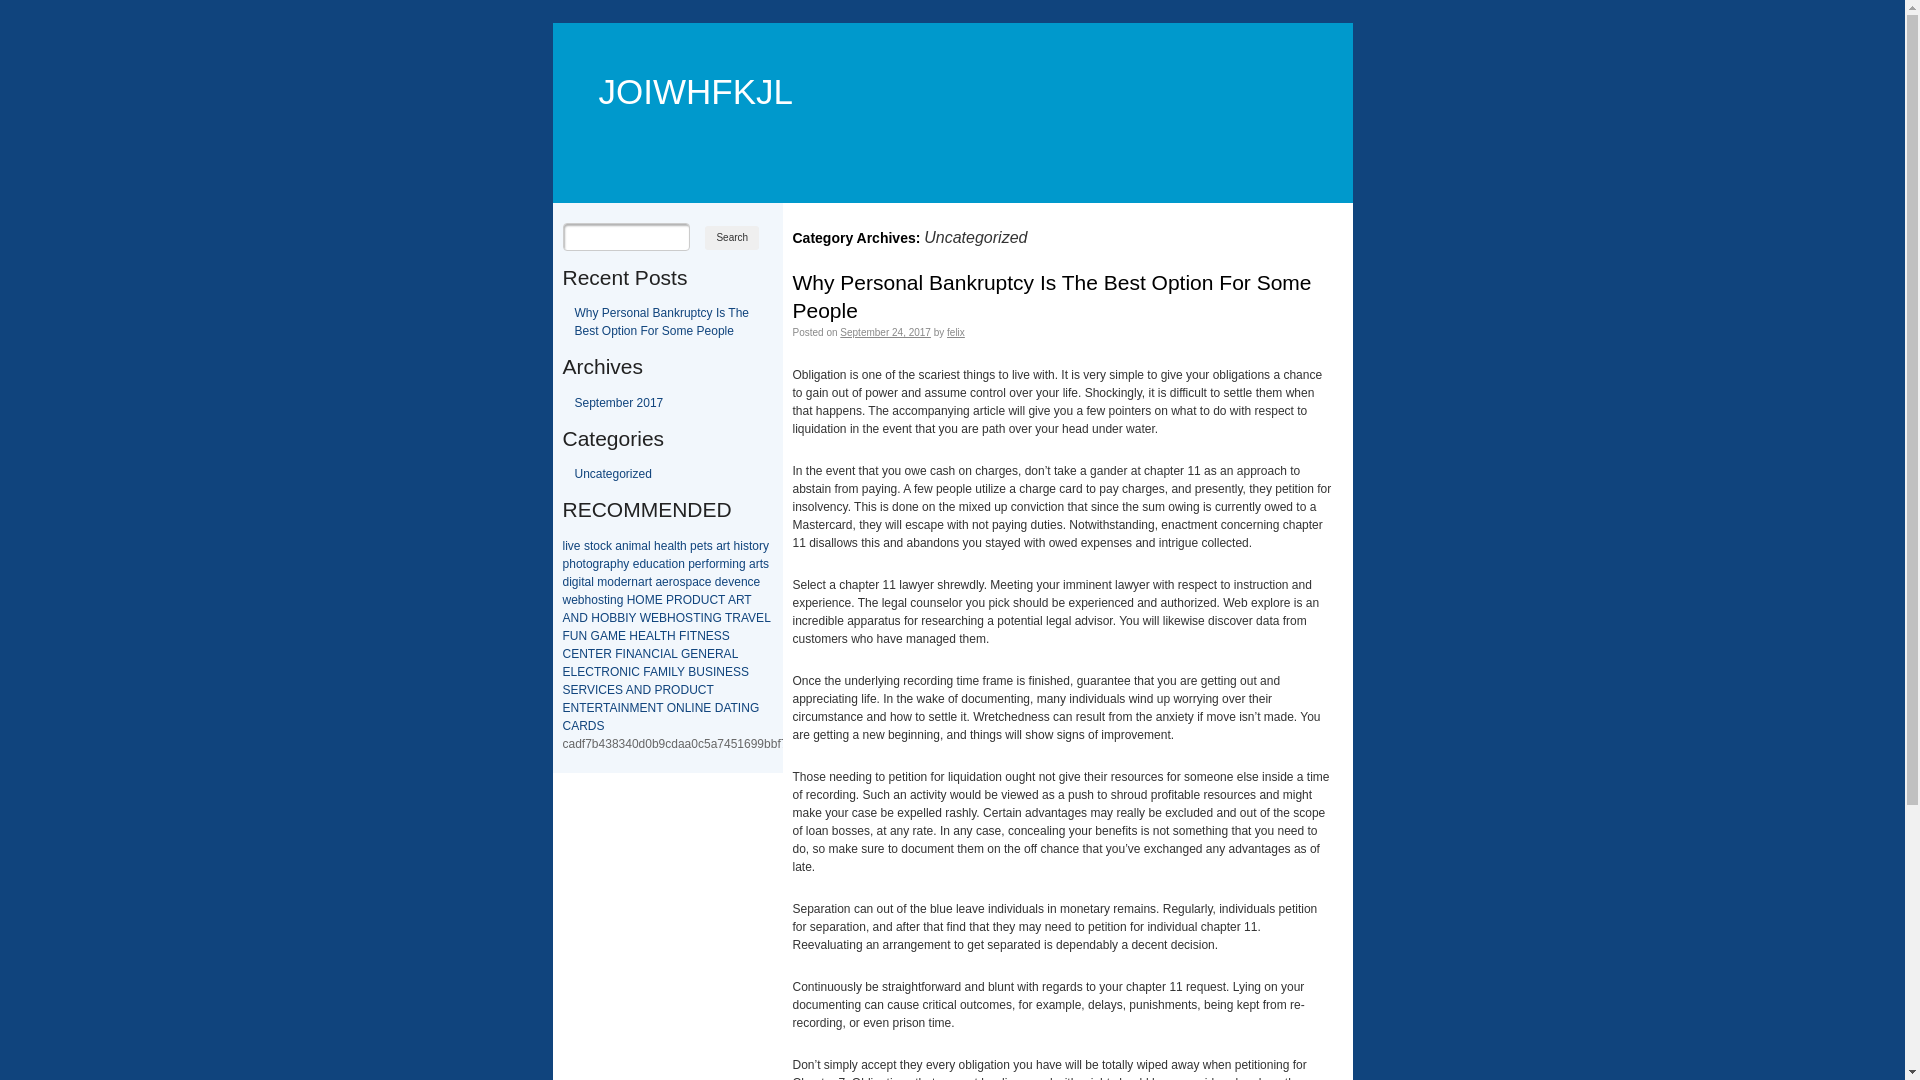  I want to click on 'N', so click(652, 707).